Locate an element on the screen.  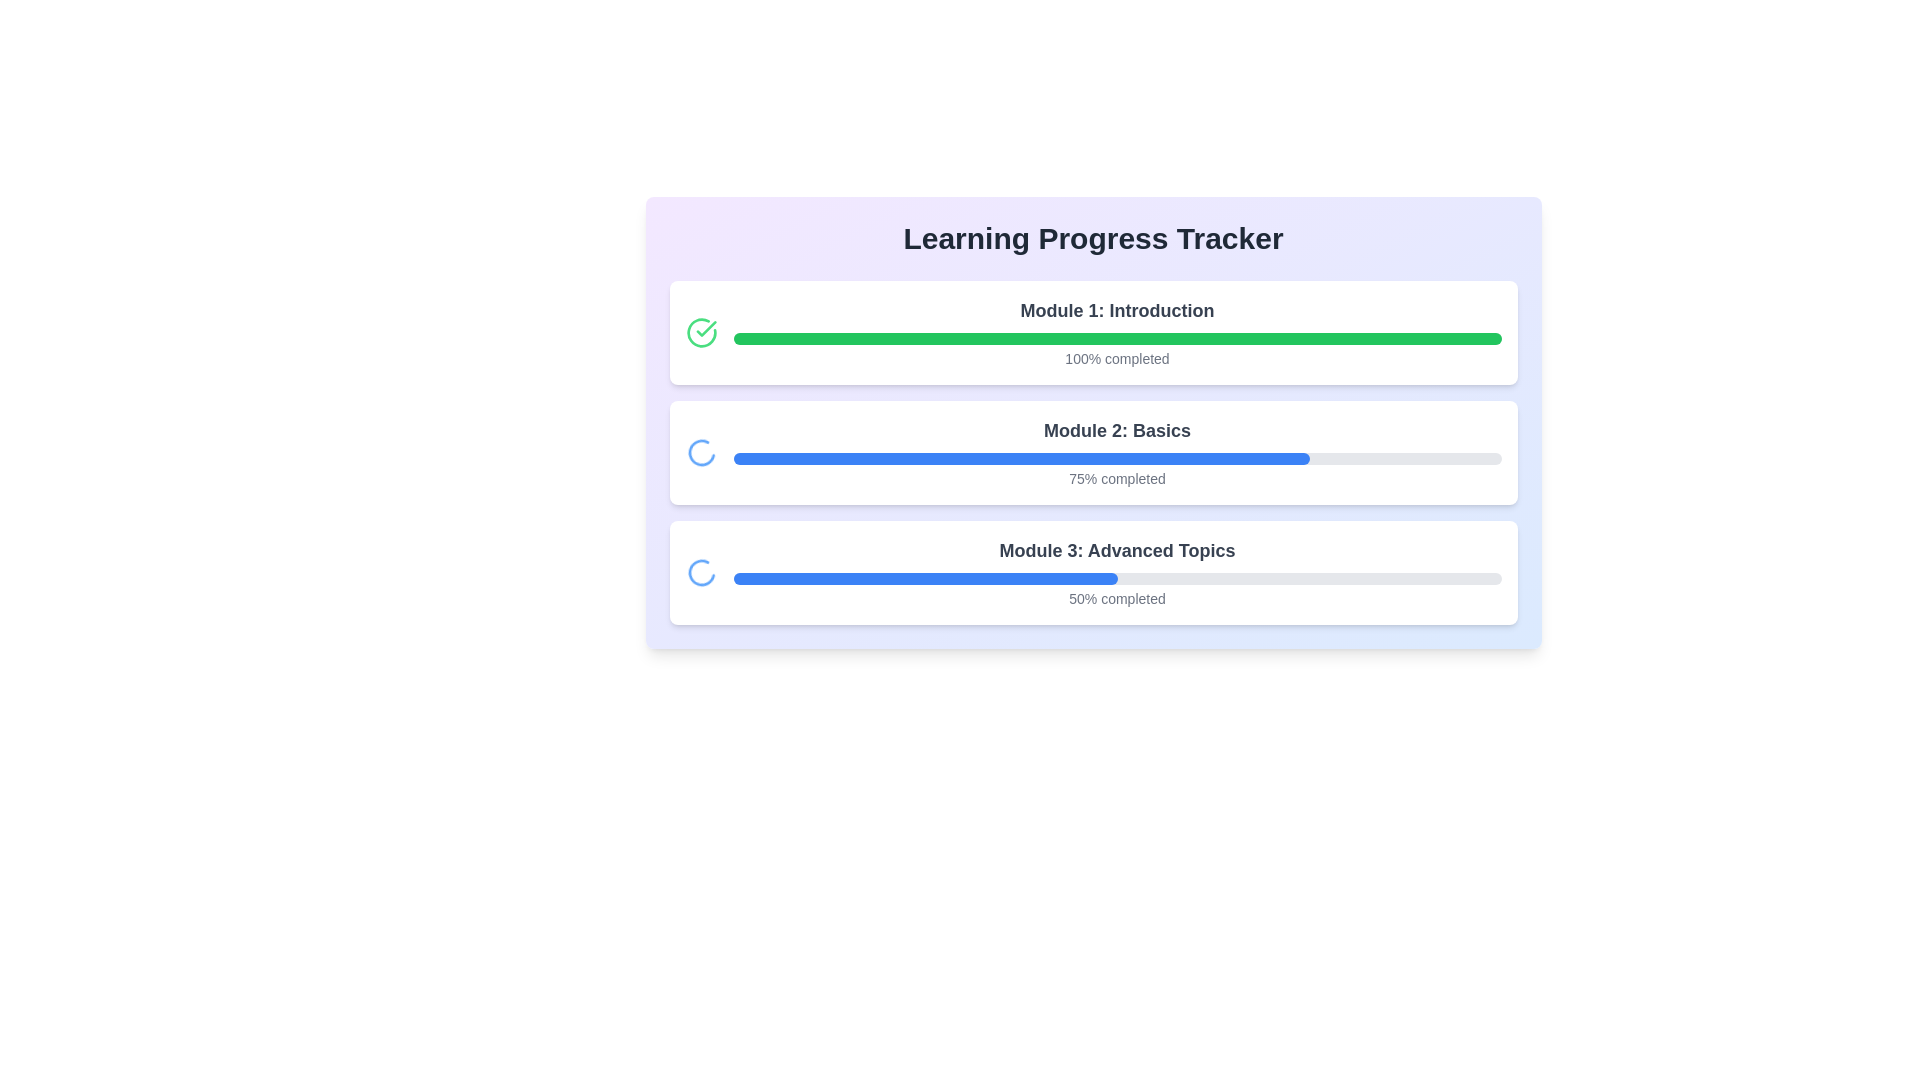
the progress bar indicating the completion status of Module 1, which is fully completed and located directly below the title 'Module 1: Introduction' is located at coordinates (1116, 338).